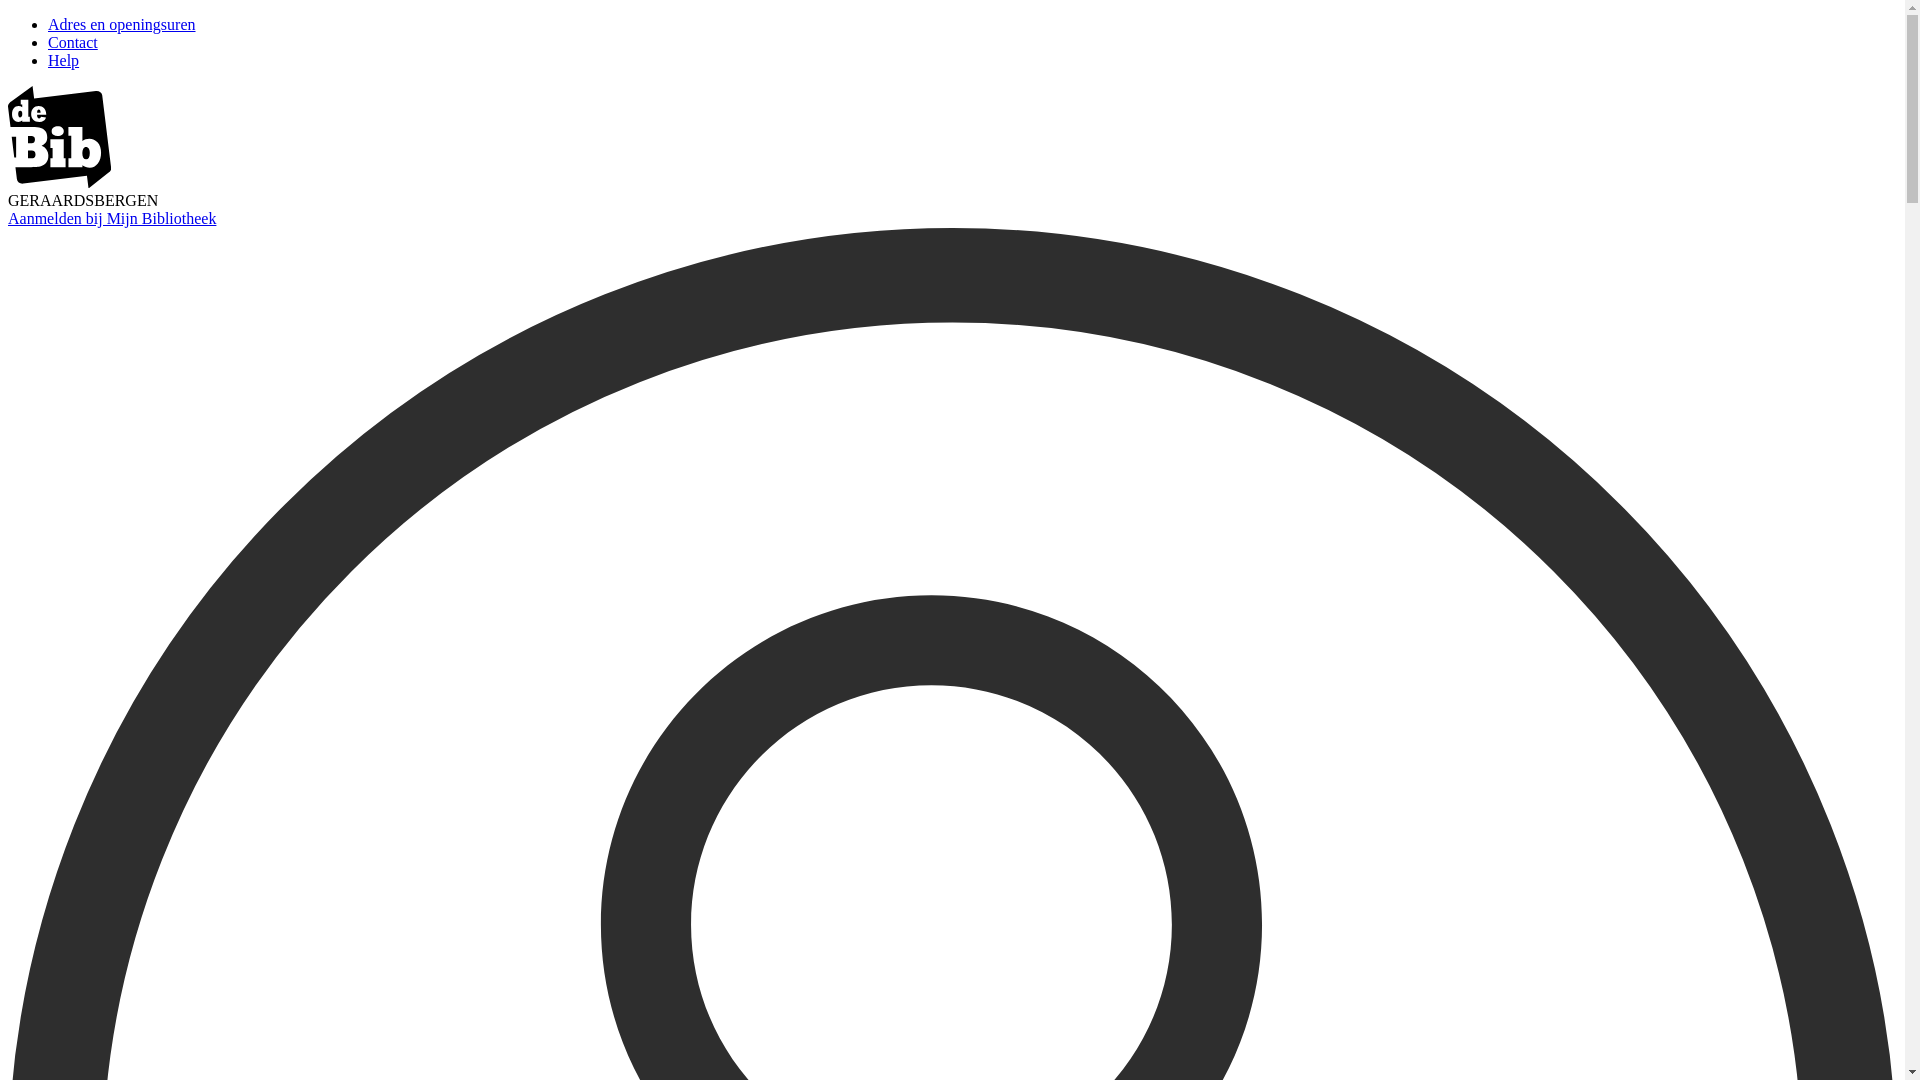 The image size is (1920, 1080). Describe the element at coordinates (72, 42) in the screenshot. I see `'Contact'` at that location.